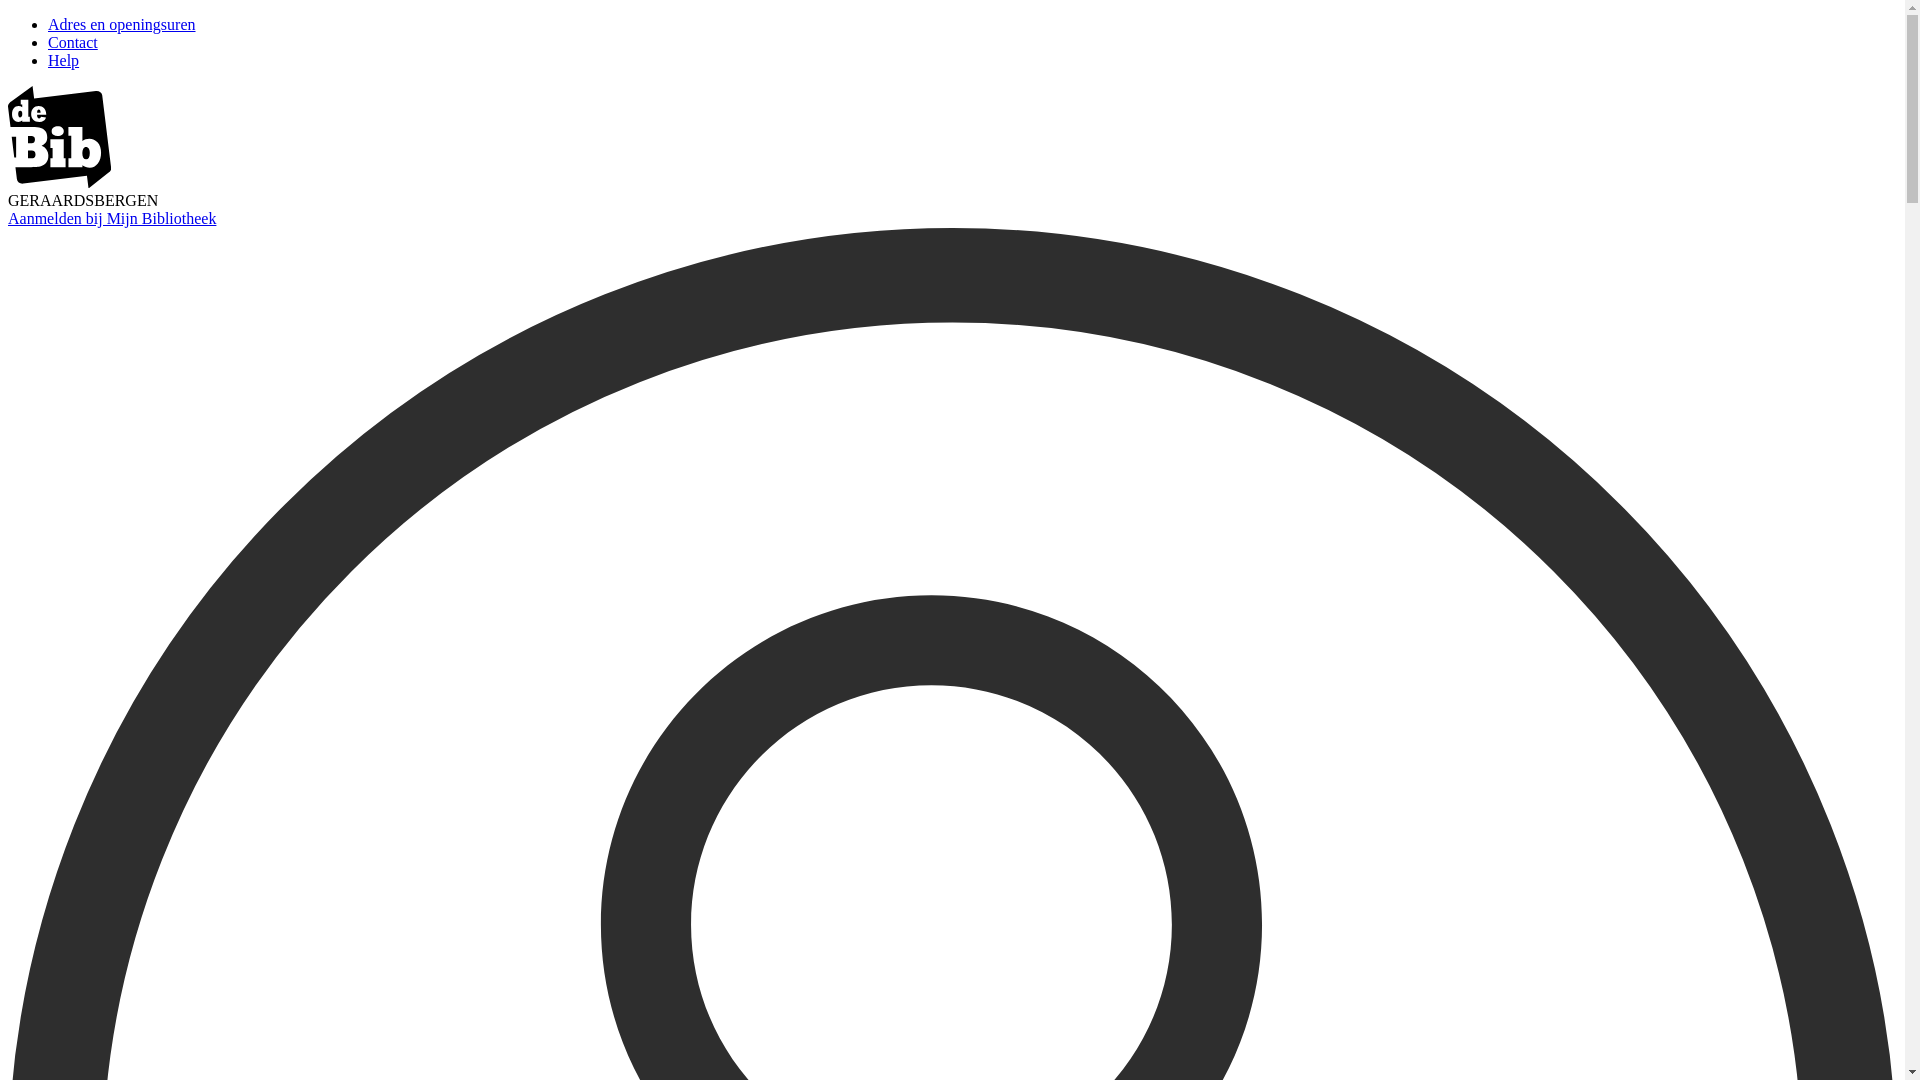 The image size is (1920, 1080). Describe the element at coordinates (72, 42) in the screenshot. I see `'Contact'` at that location.